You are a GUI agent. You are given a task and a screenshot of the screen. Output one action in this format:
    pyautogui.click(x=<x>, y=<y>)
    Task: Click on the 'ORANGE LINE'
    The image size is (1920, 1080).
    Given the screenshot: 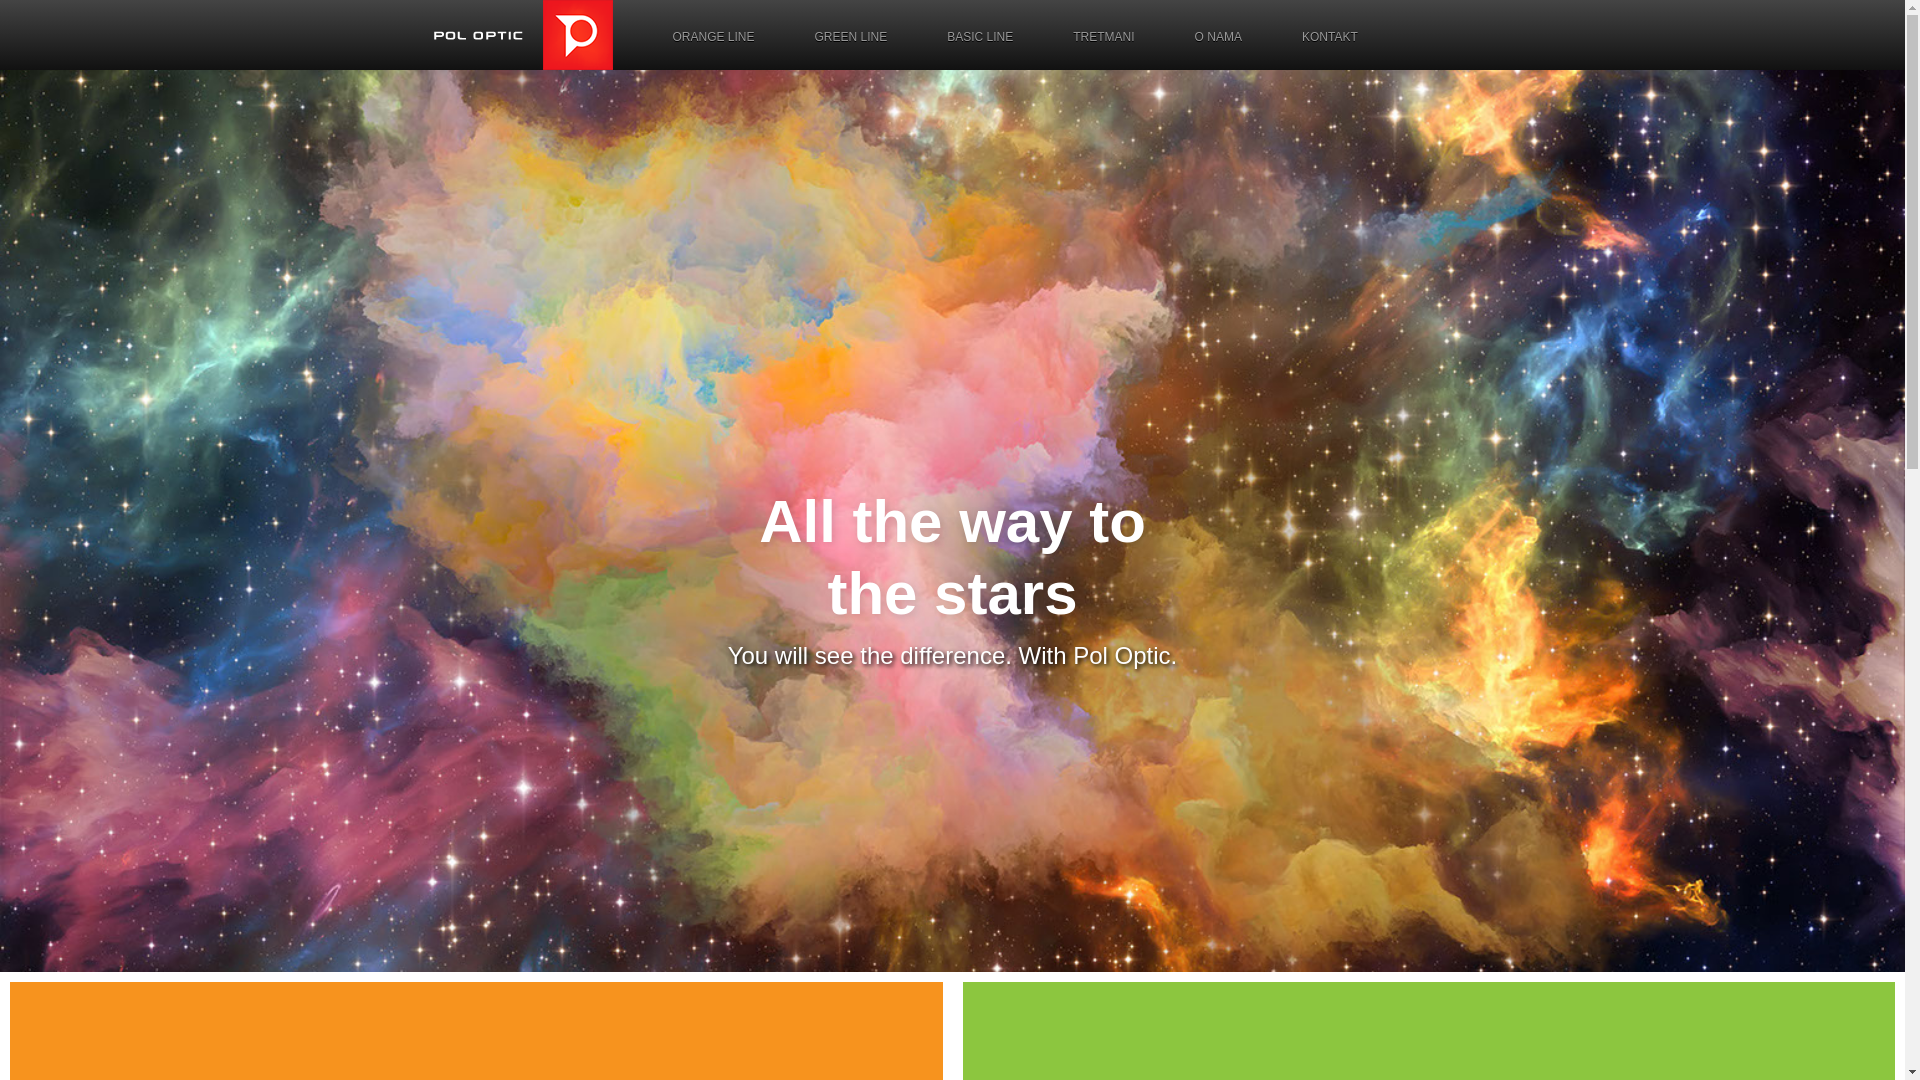 What is the action you would take?
    pyautogui.click(x=713, y=37)
    